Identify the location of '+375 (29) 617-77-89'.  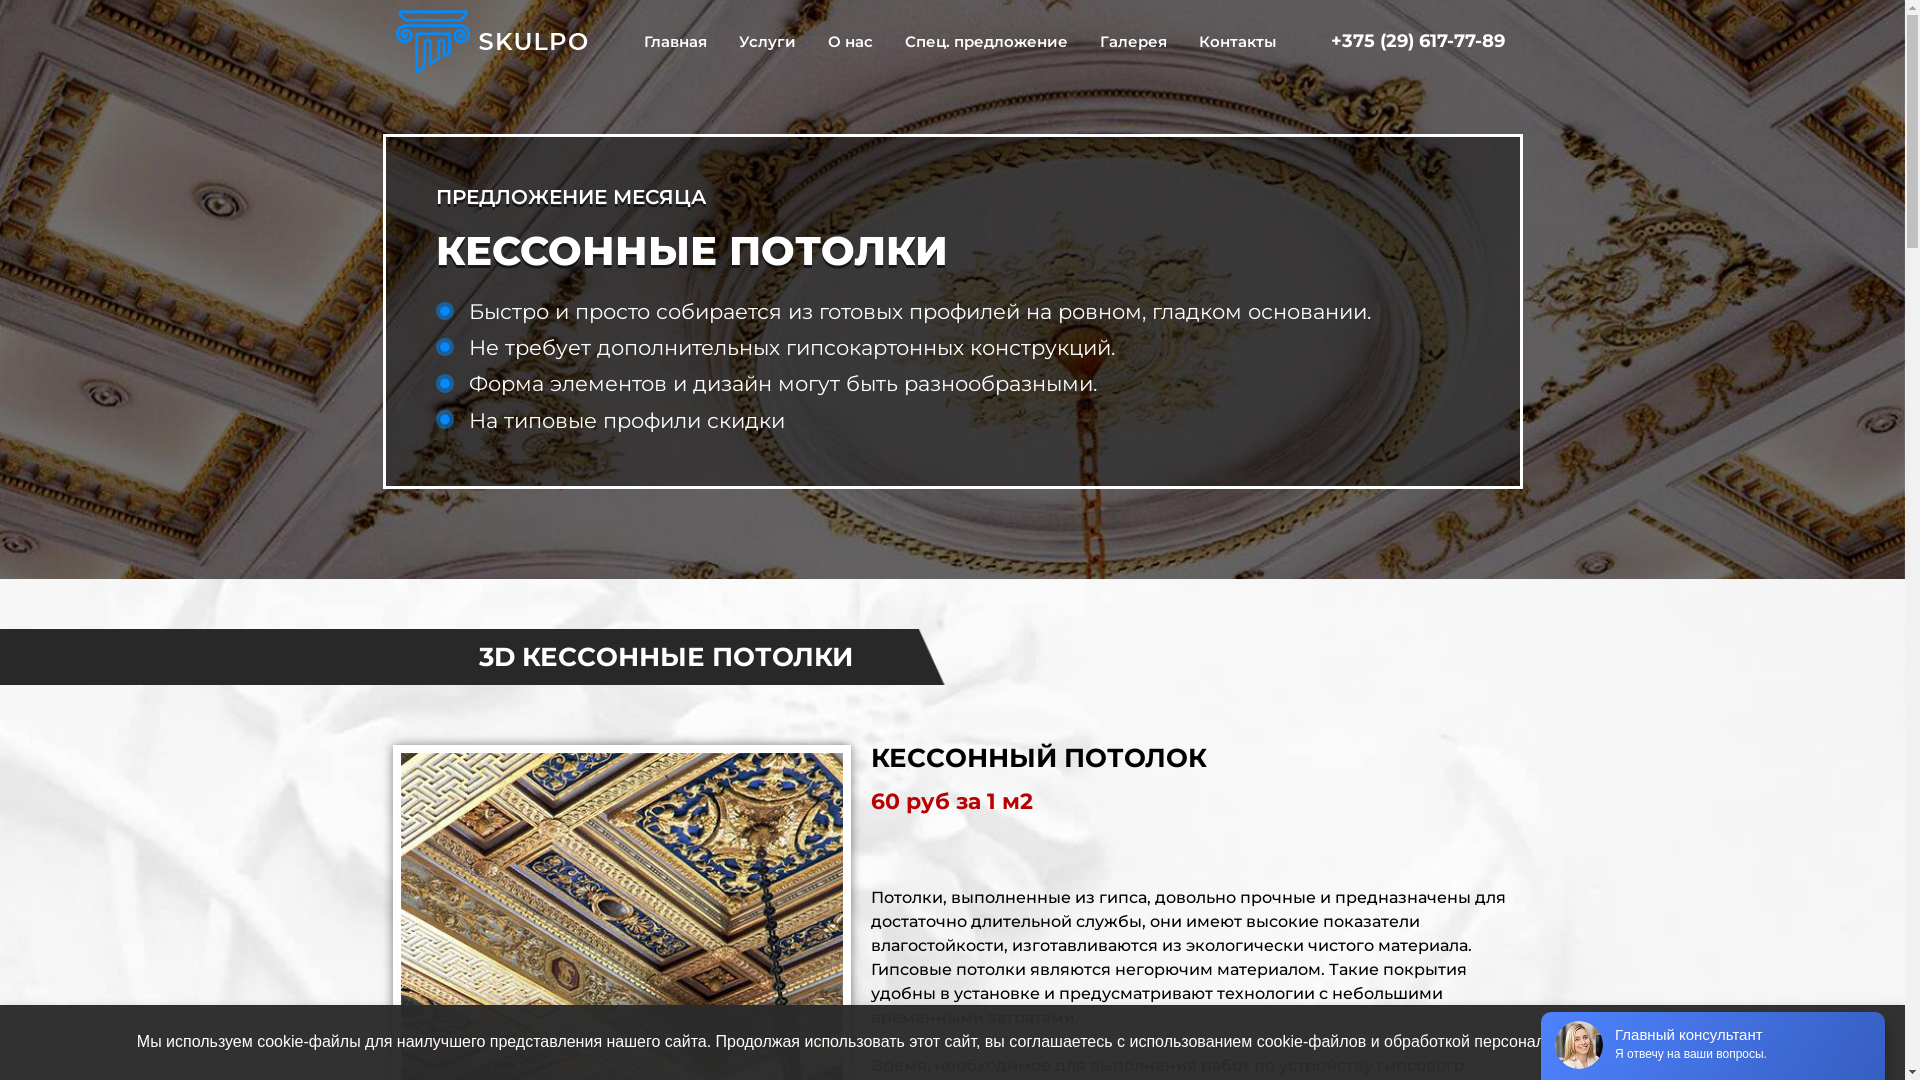
(1416, 41).